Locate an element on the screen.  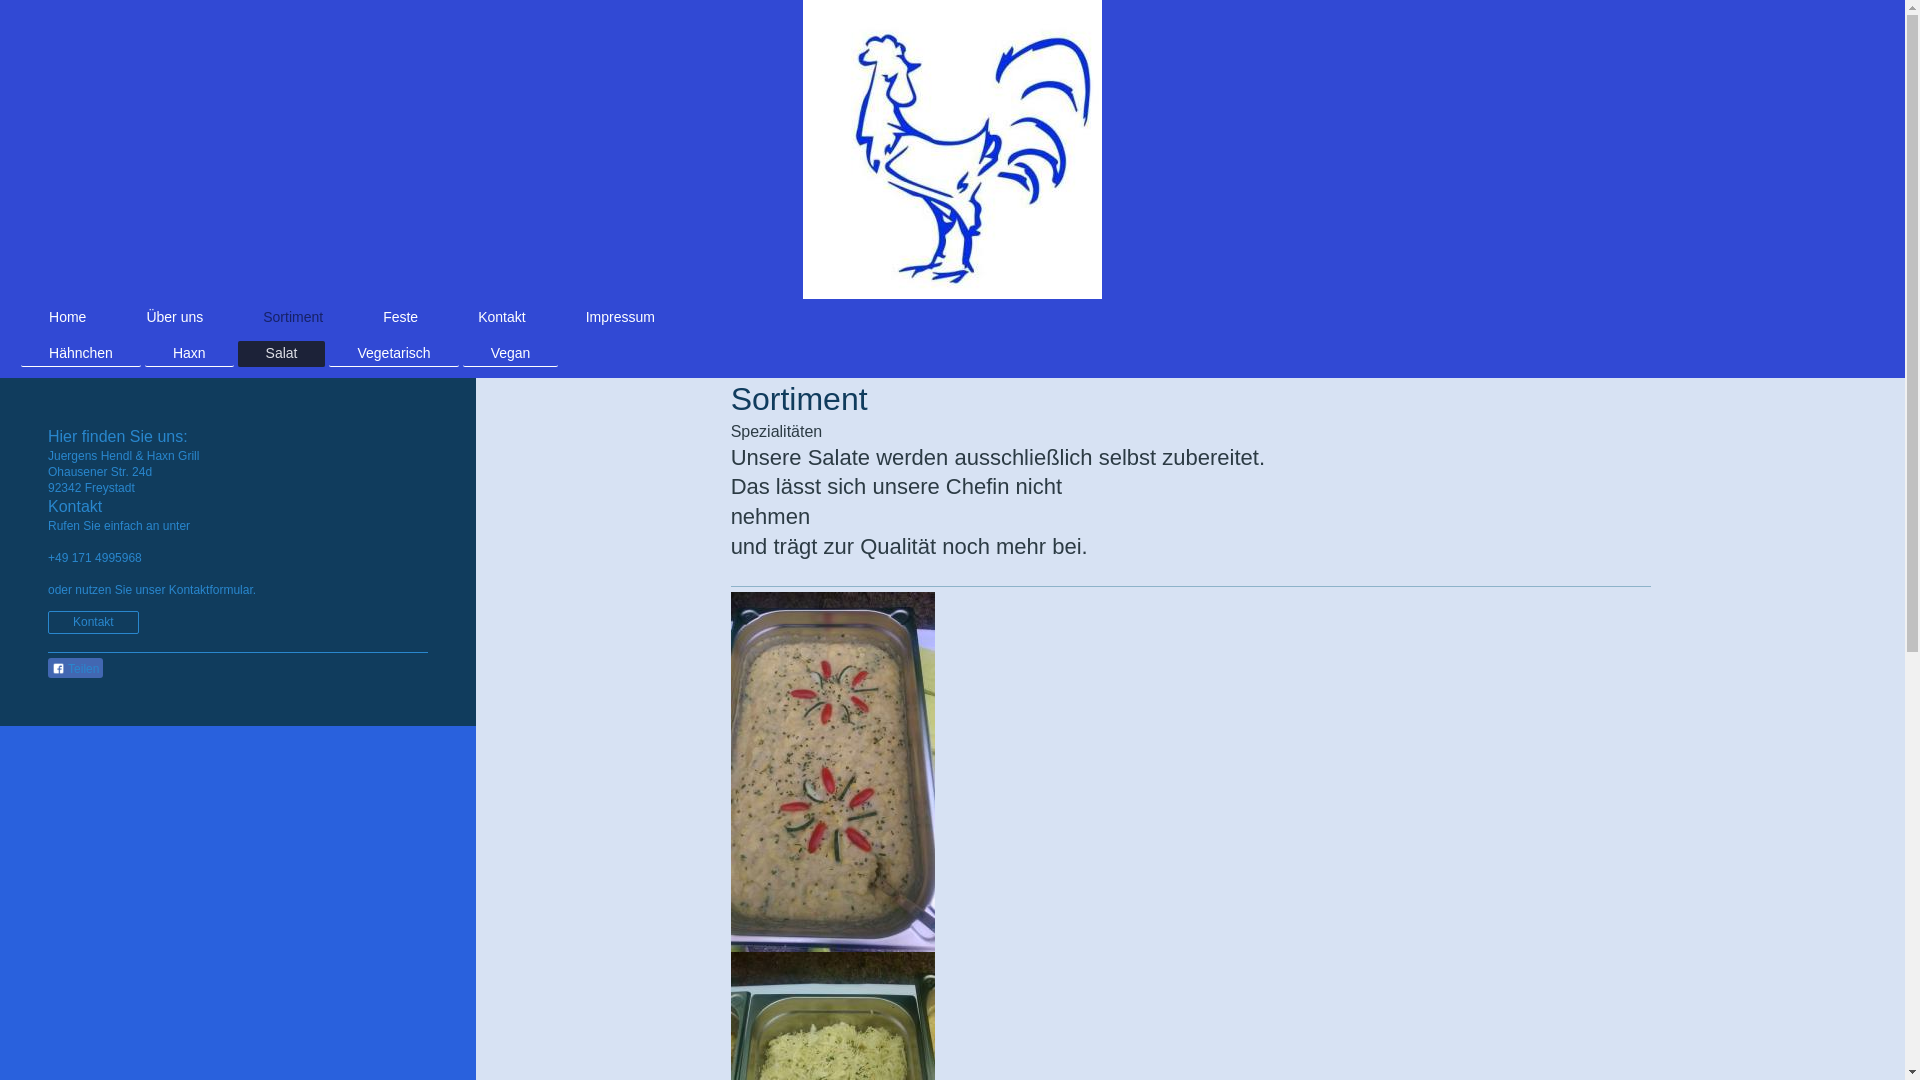
'Teilen' is located at coordinates (75, 667).